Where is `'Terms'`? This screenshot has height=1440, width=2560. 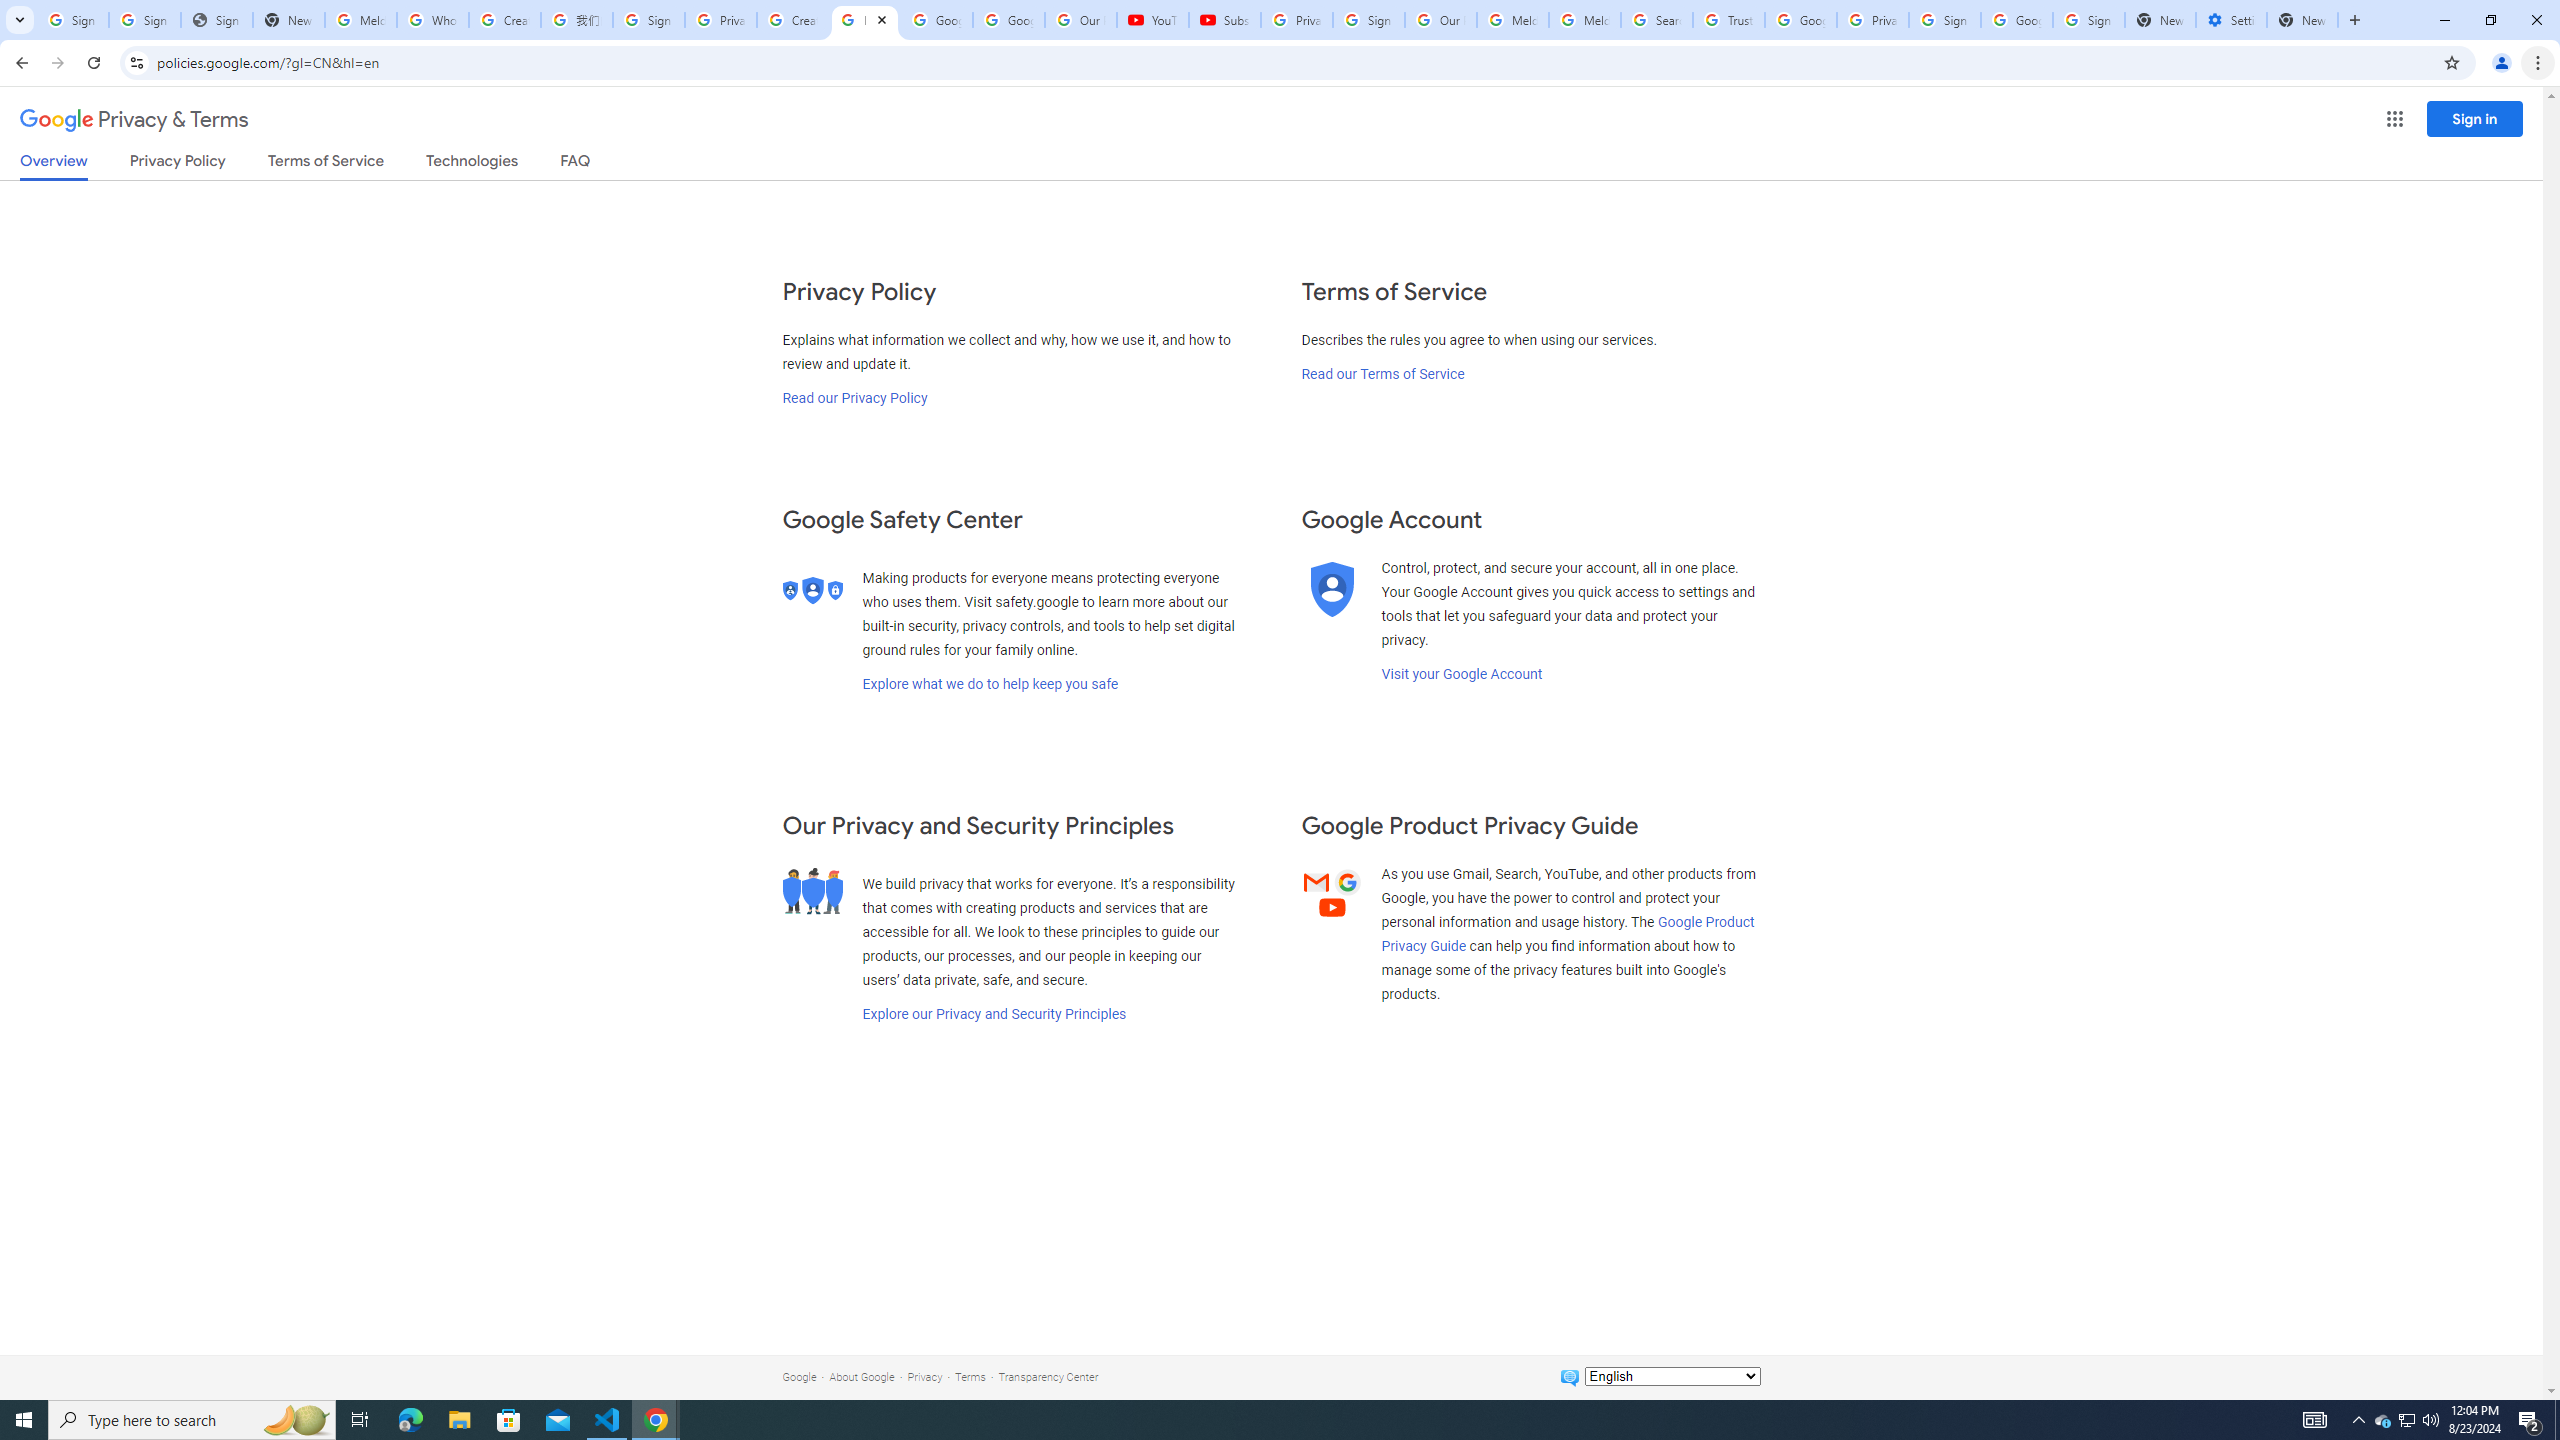 'Terms' is located at coordinates (970, 1376).